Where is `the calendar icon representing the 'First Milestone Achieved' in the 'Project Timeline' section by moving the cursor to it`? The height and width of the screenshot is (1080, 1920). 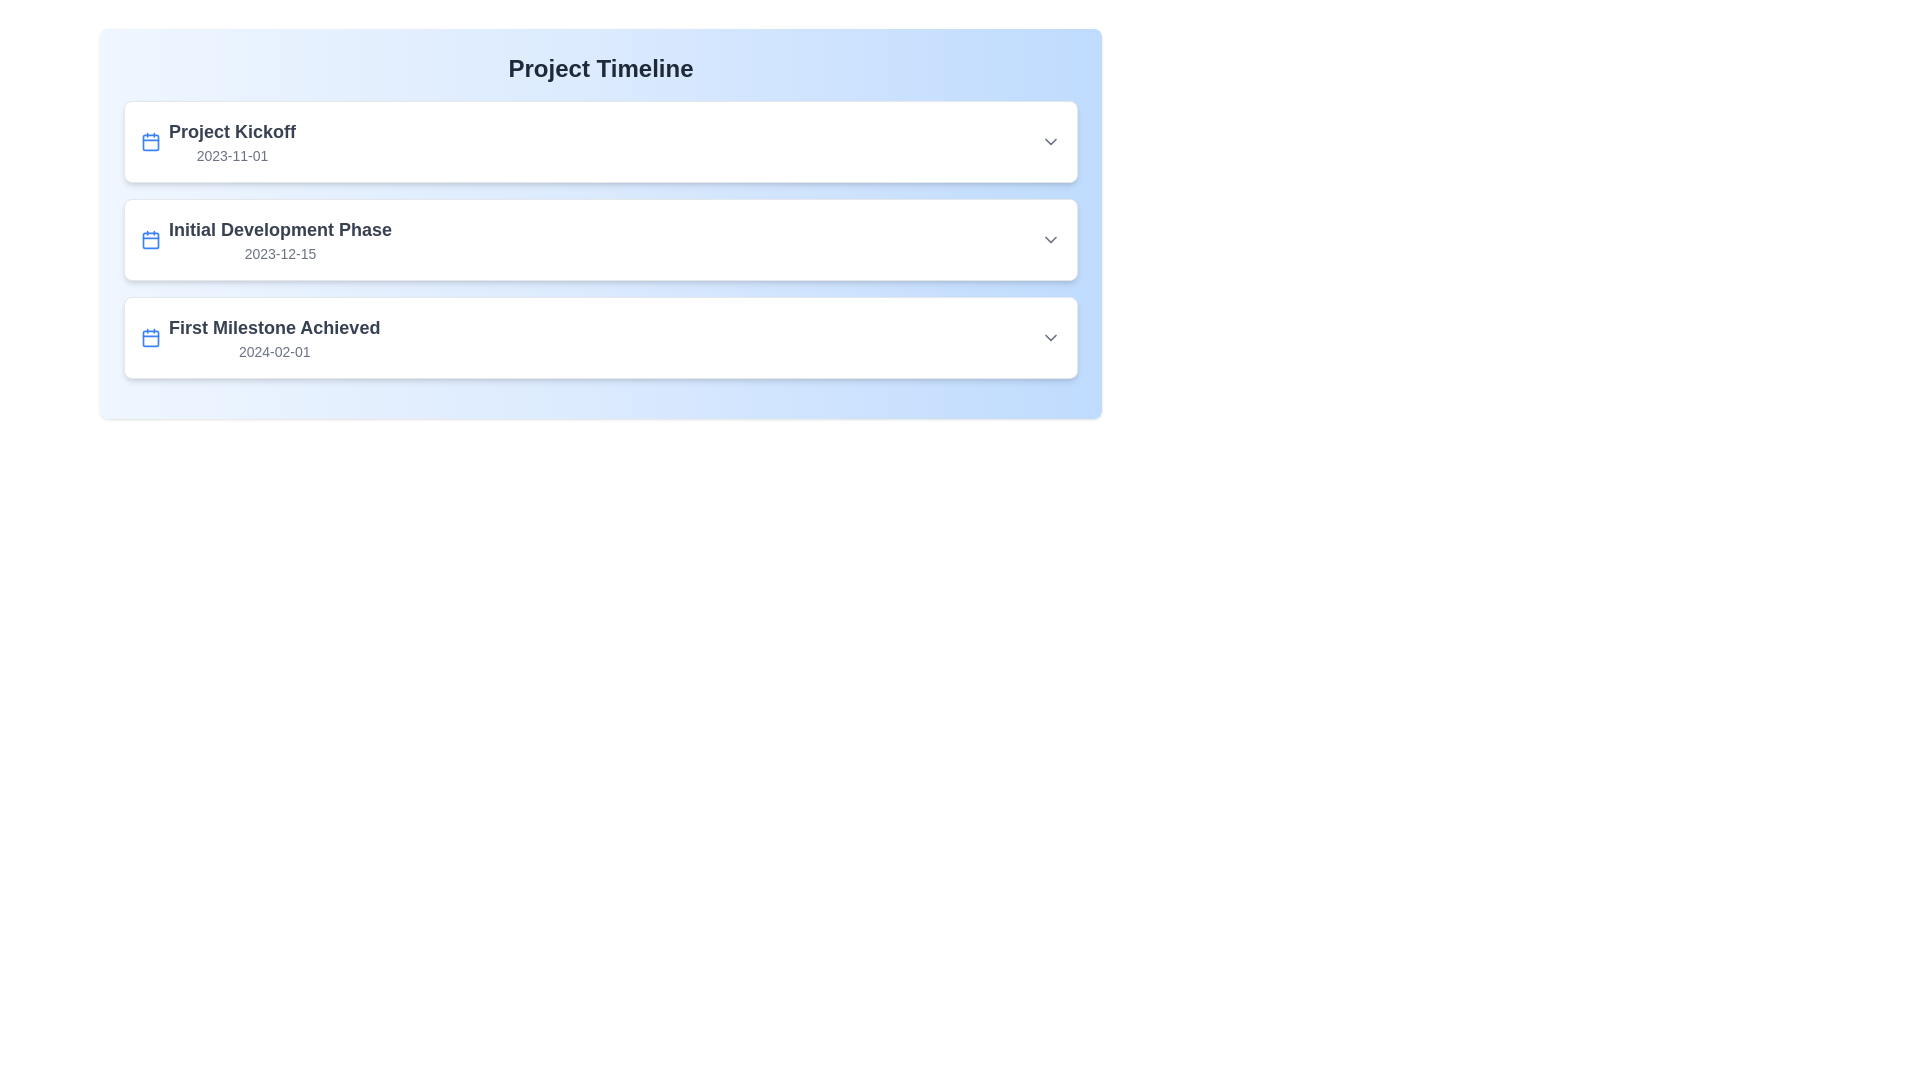 the calendar icon representing the 'First Milestone Achieved' in the 'Project Timeline' section by moving the cursor to it is located at coordinates (149, 337).